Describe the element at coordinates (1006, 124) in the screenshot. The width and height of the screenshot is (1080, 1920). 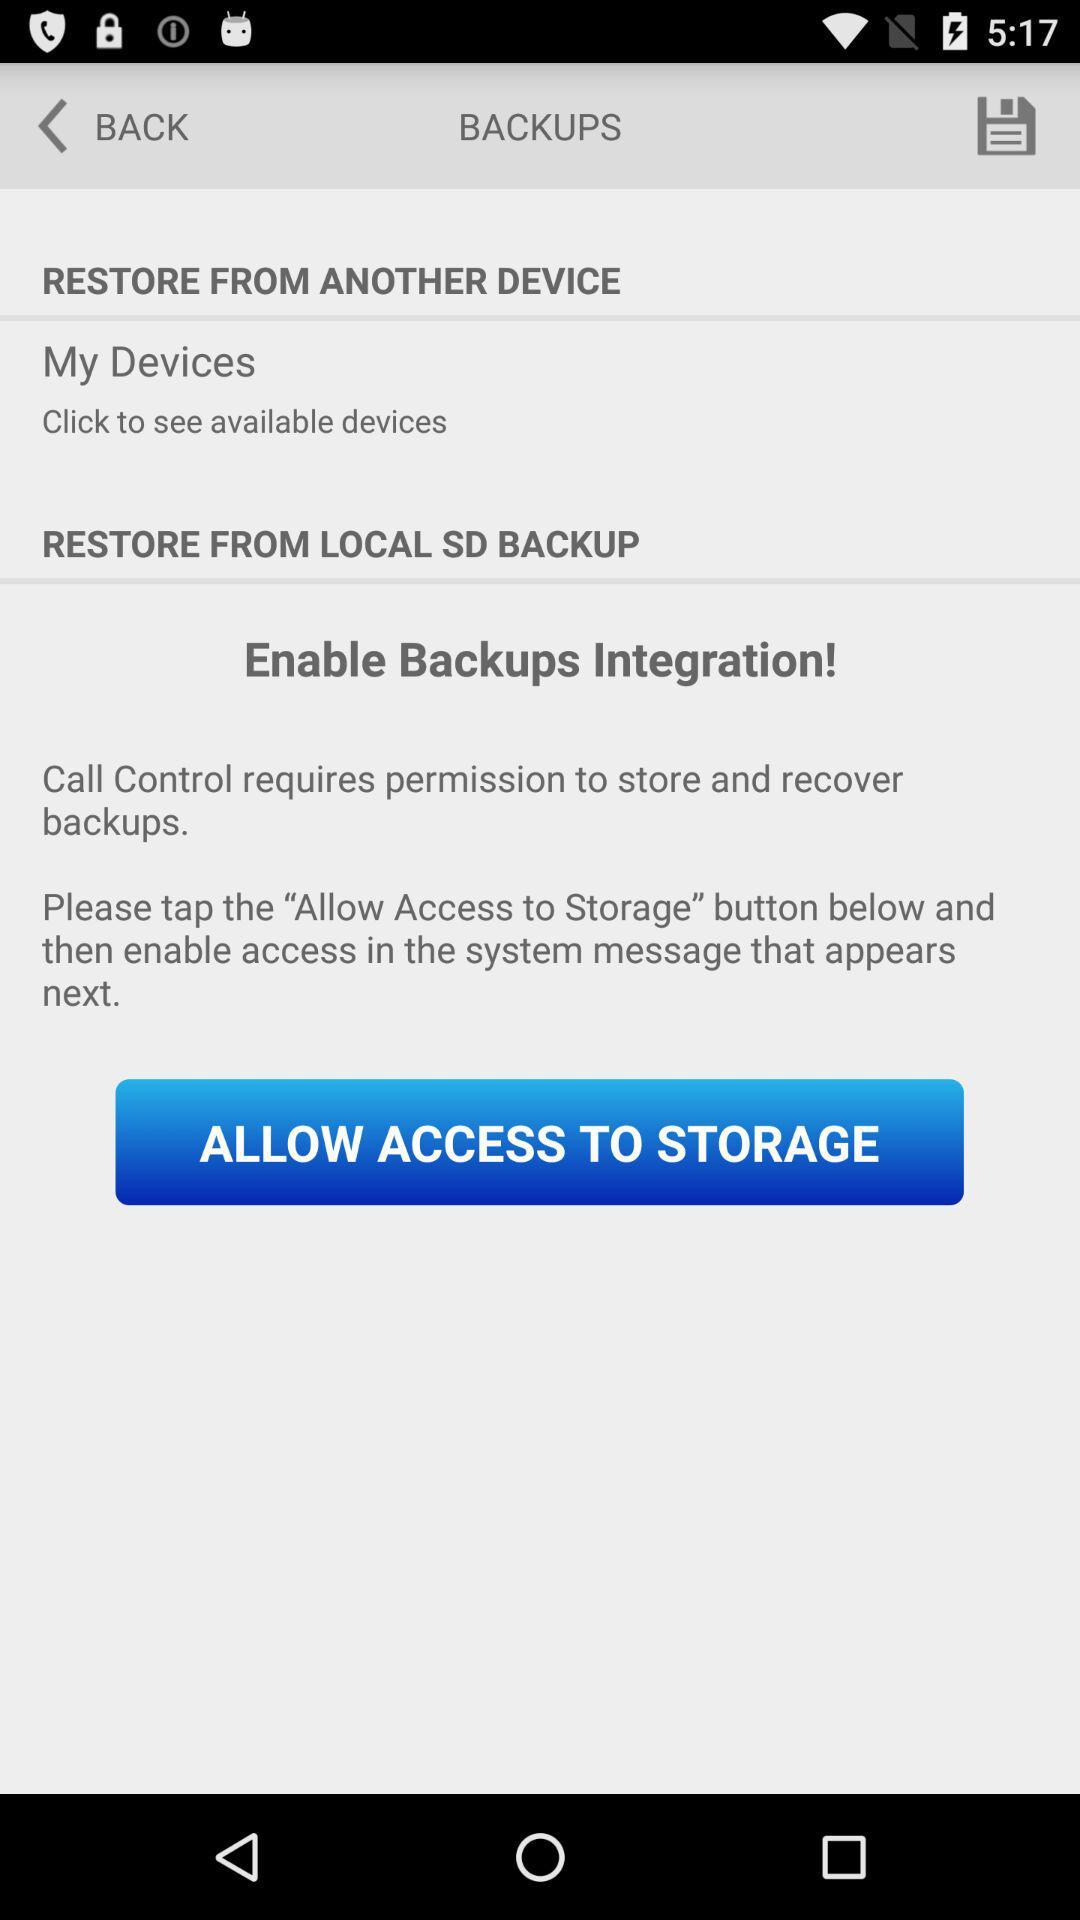
I see `icon at the top right corner` at that location.